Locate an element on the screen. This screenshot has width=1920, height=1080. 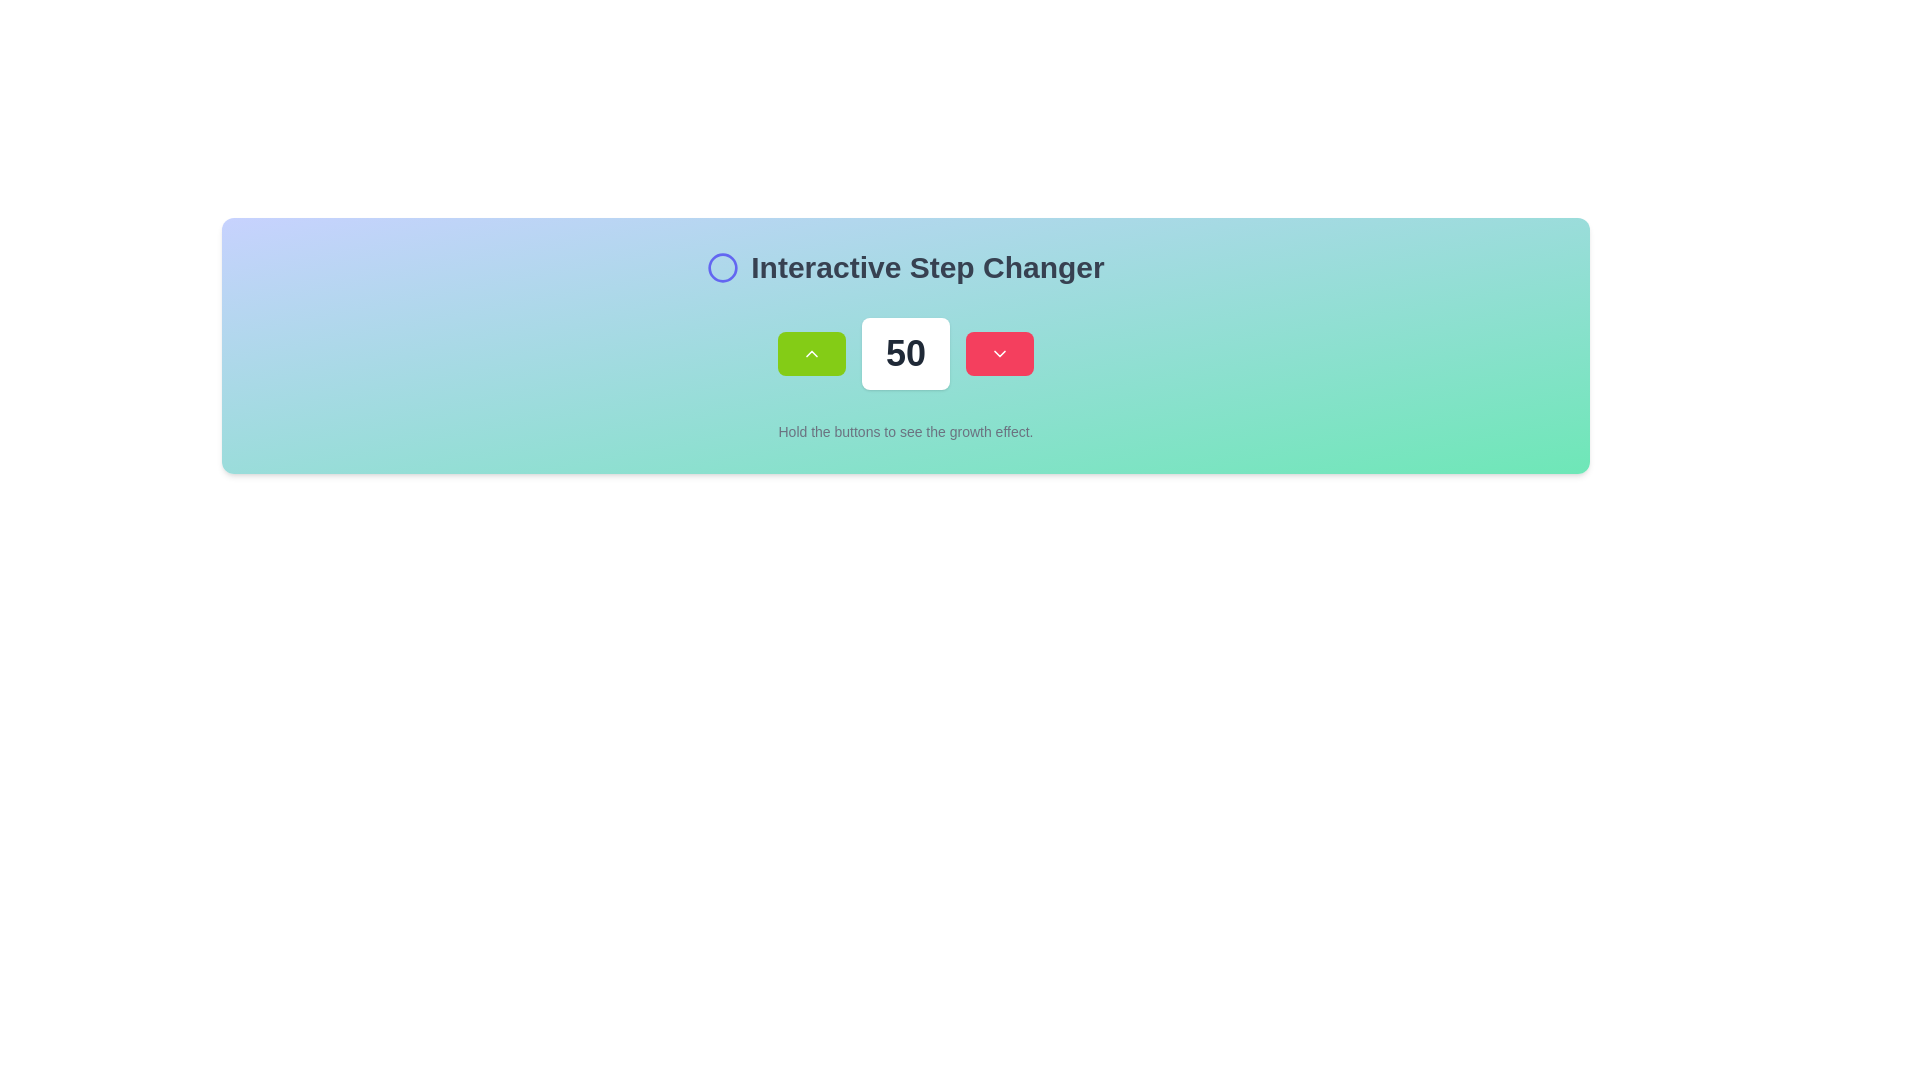
the decorative indicator icon located on the left side of the text label 'Interactive Step Changer' to receive additional feedback when it becomes interactive in specific contexts is located at coordinates (722, 266).